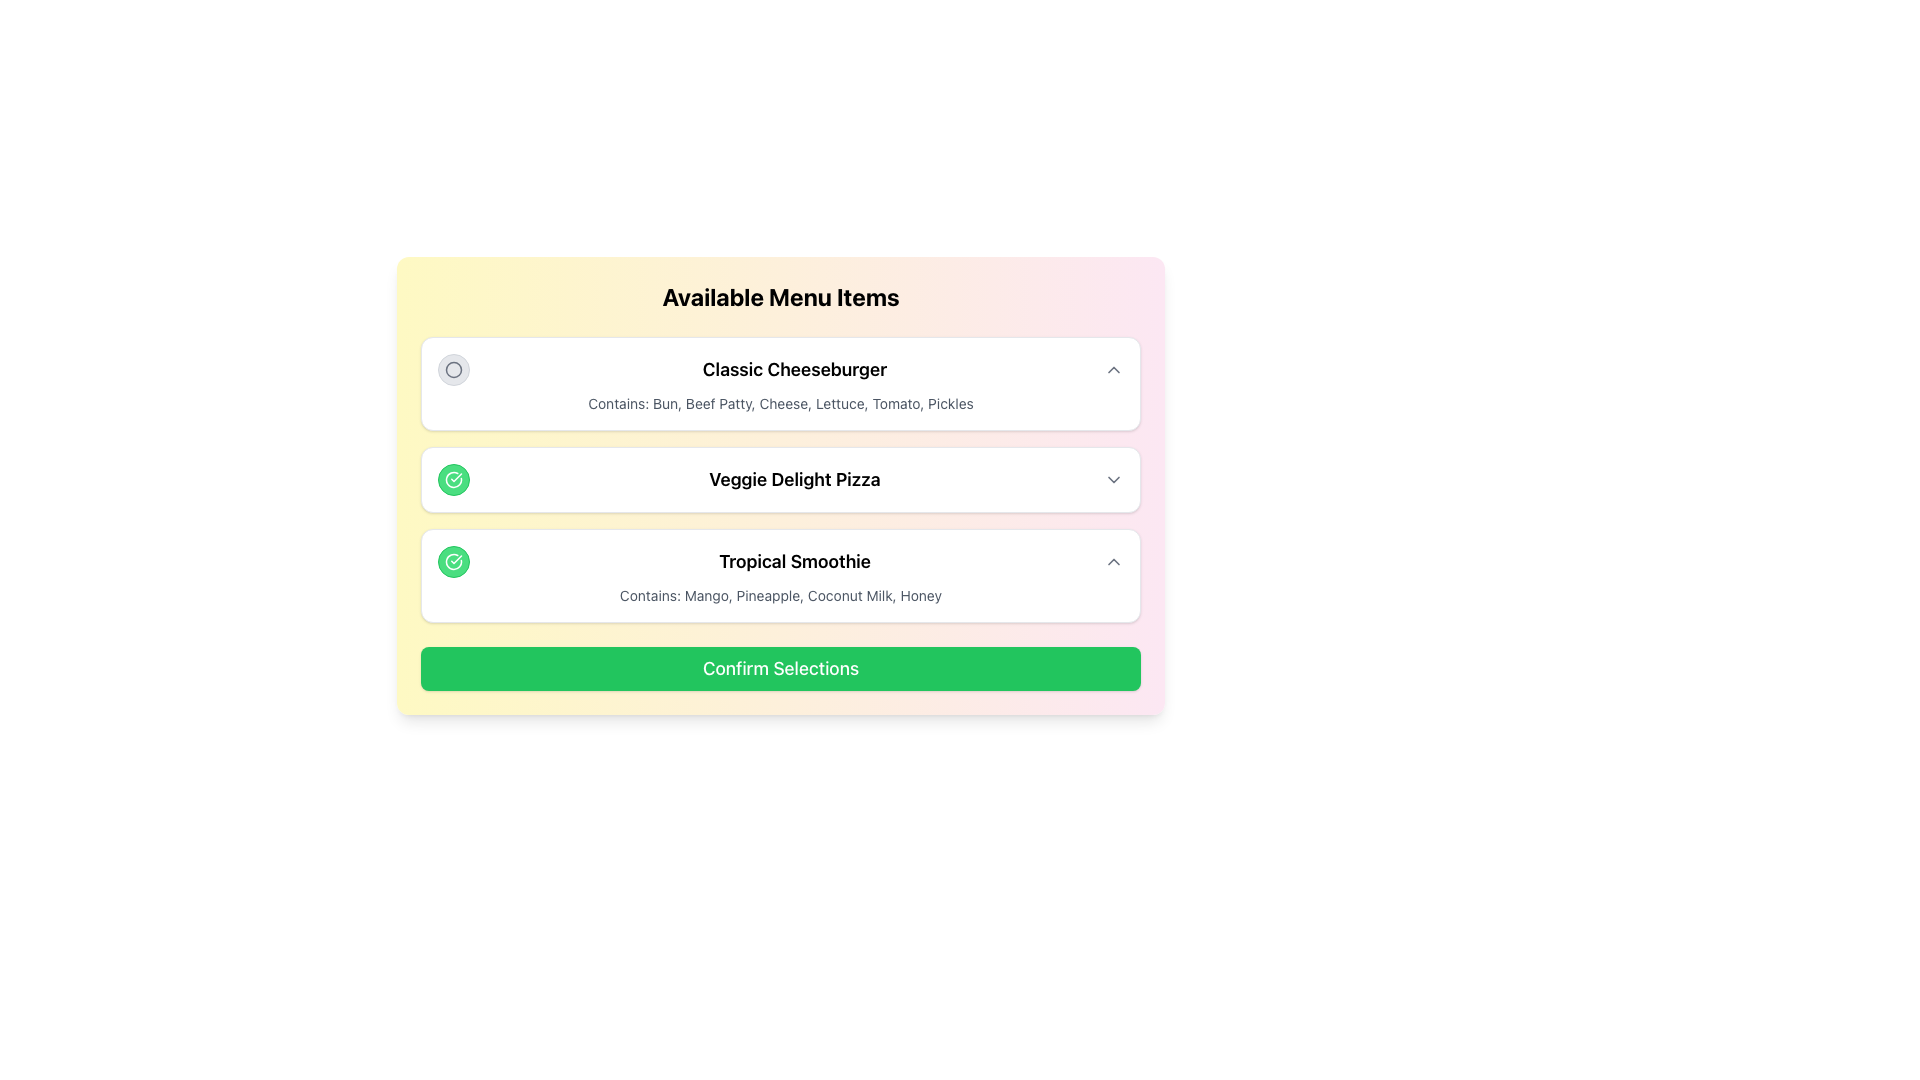 This screenshot has width=1920, height=1080. Describe the element at coordinates (1112, 479) in the screenshot. I see `the dropdown toggle icon to enable keyboard navigation for the 'Veggie Delight Pizza' section` at that location.